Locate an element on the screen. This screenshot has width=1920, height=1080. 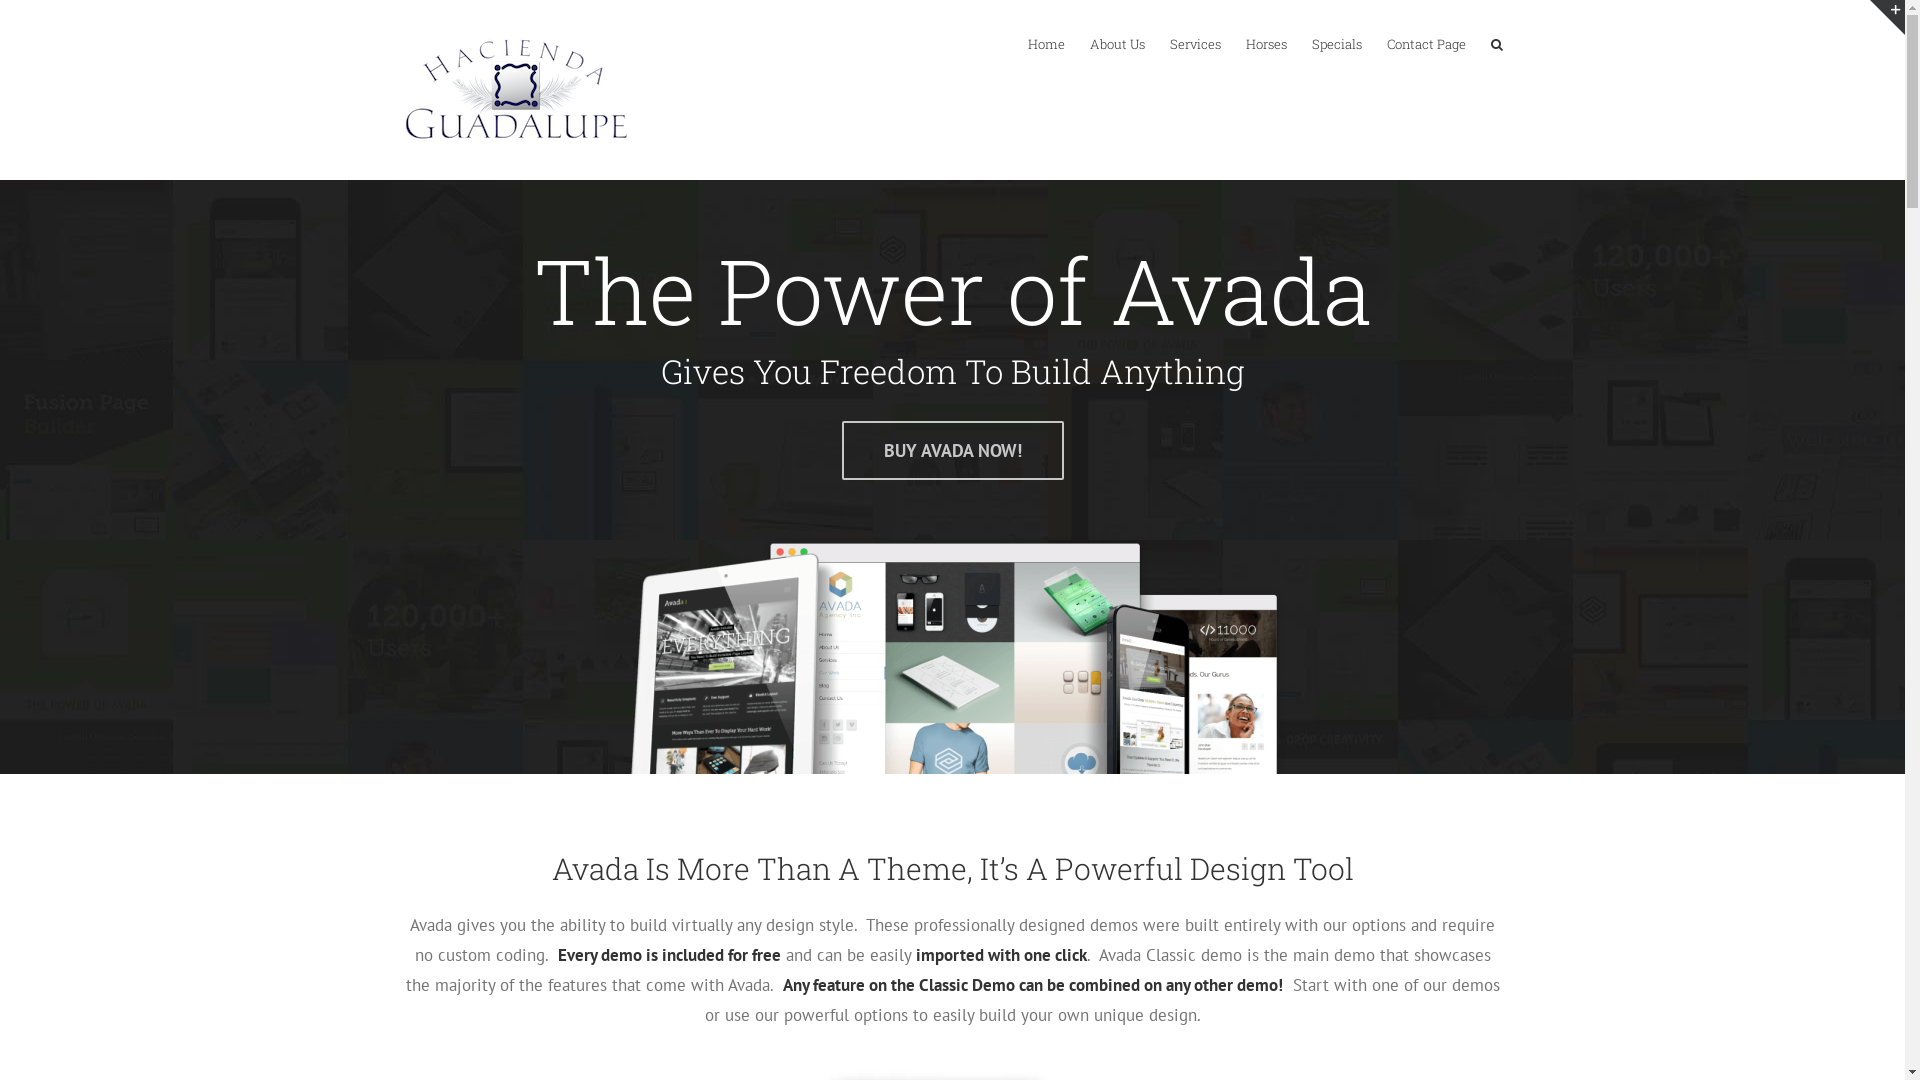
'Every demo is included for free' is located at coordinates (669, 954).